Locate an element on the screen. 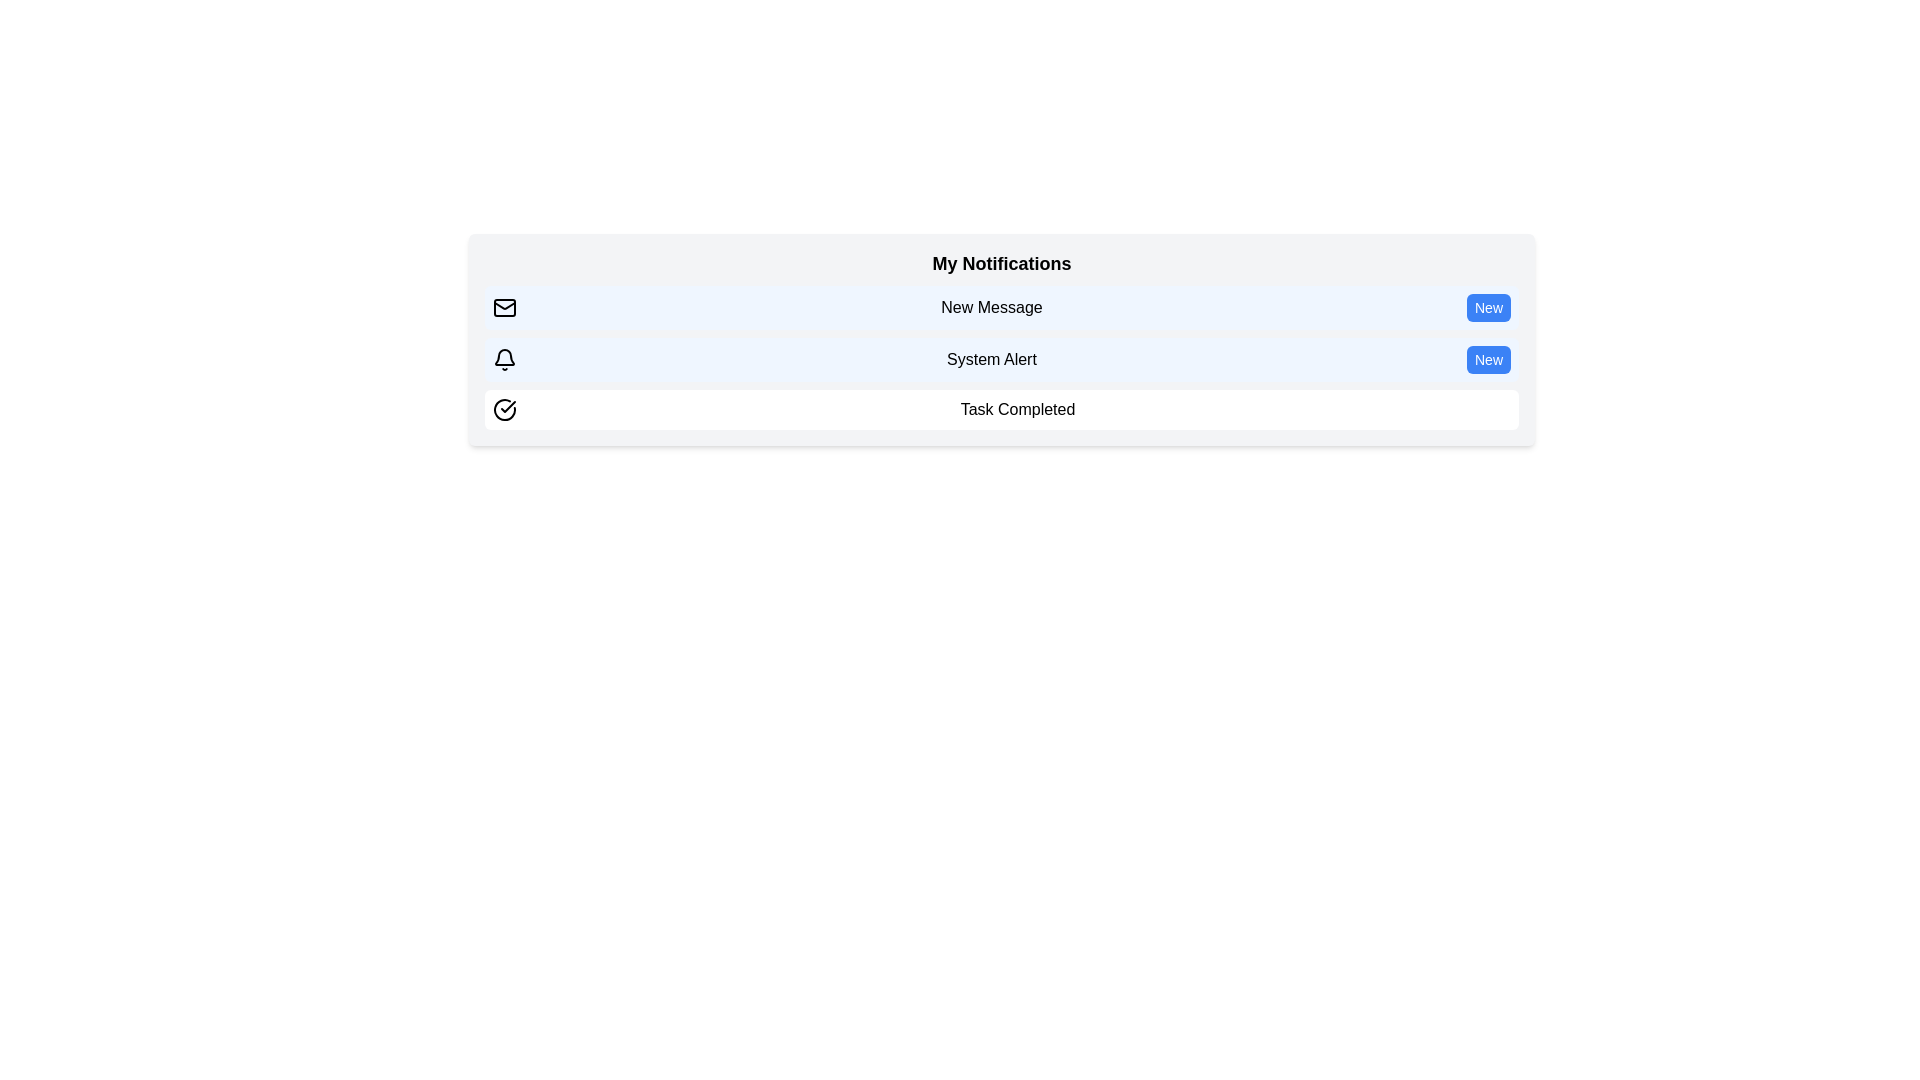 This screenshot has height=1080, width=1920. the small black envelope icon in the notification list, which is located to the left of the 'New Message' text is located at coordinates (504, 308).